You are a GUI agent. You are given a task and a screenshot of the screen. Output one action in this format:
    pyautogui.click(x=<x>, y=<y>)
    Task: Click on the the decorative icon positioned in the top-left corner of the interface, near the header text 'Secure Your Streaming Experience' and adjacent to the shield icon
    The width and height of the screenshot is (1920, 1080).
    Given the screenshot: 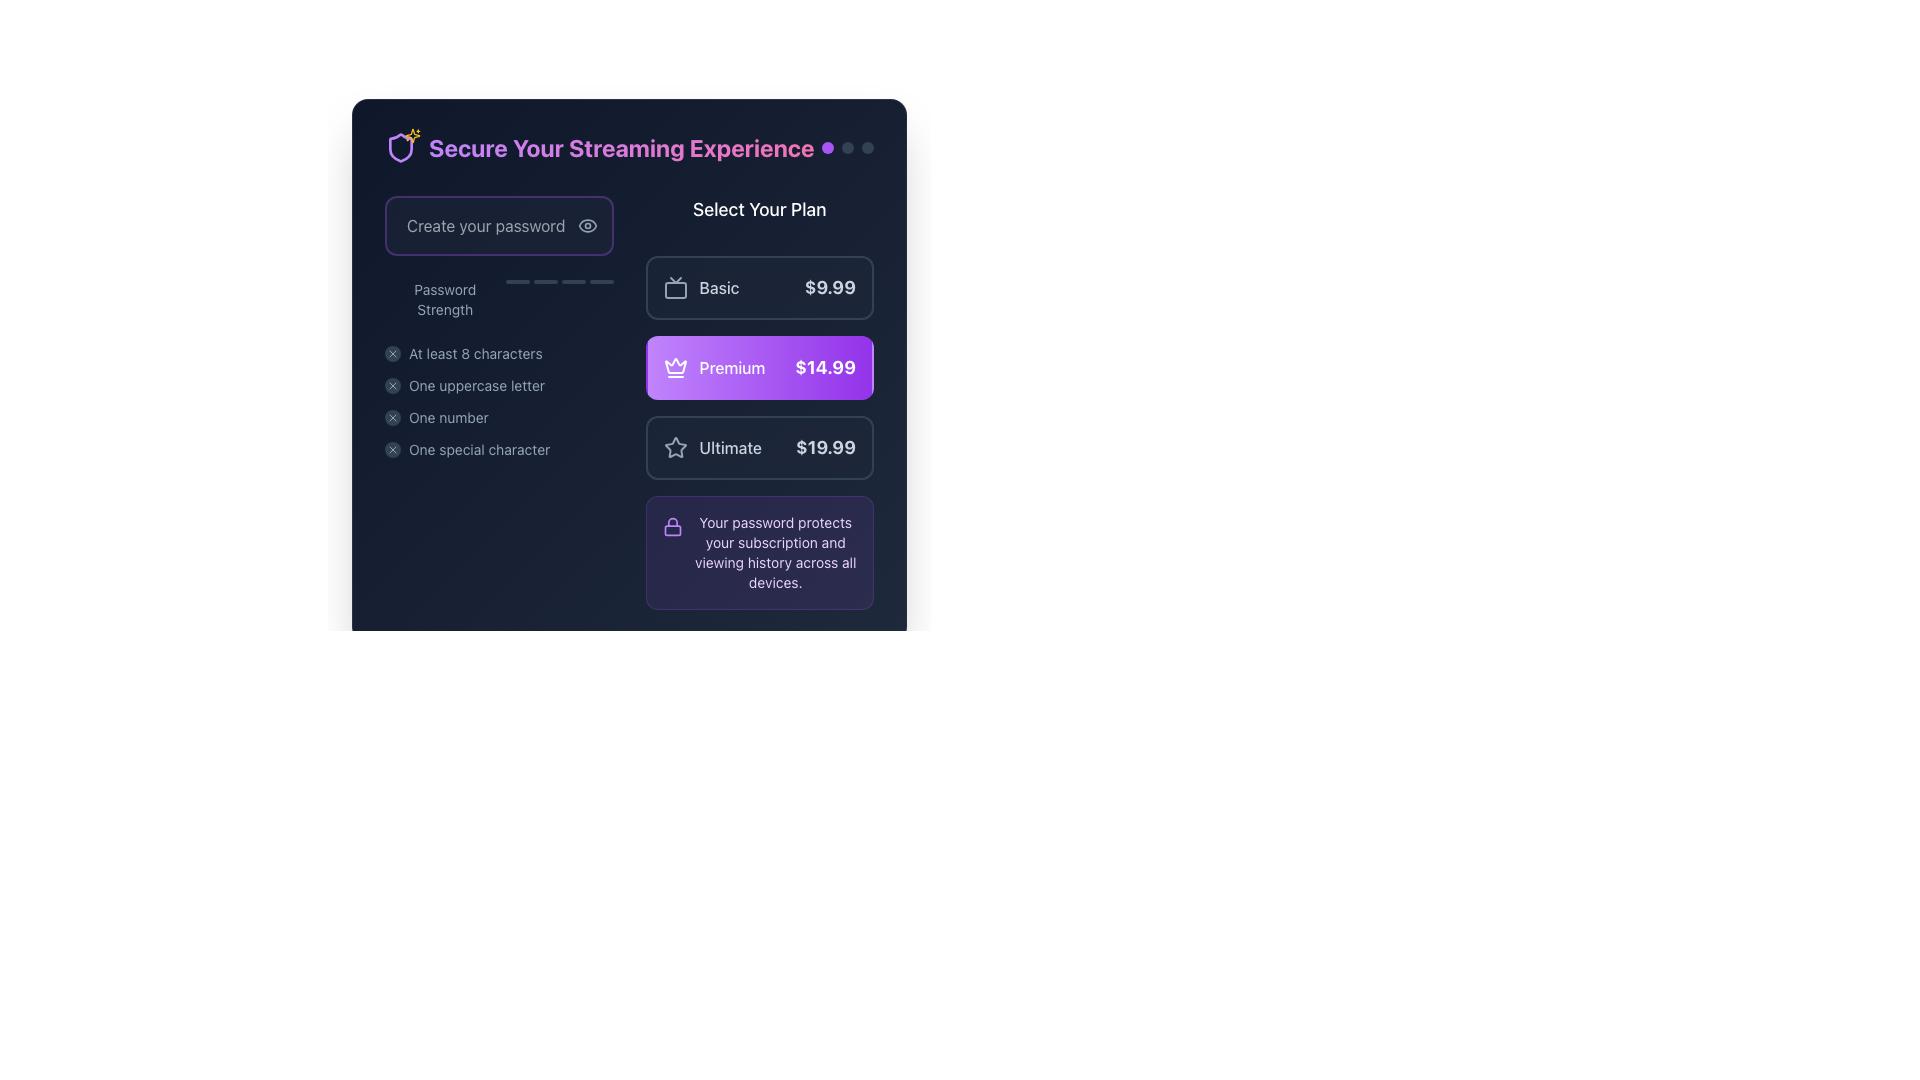 What is the action you would take?
    pyautogui.click(x=411, y=135)
    